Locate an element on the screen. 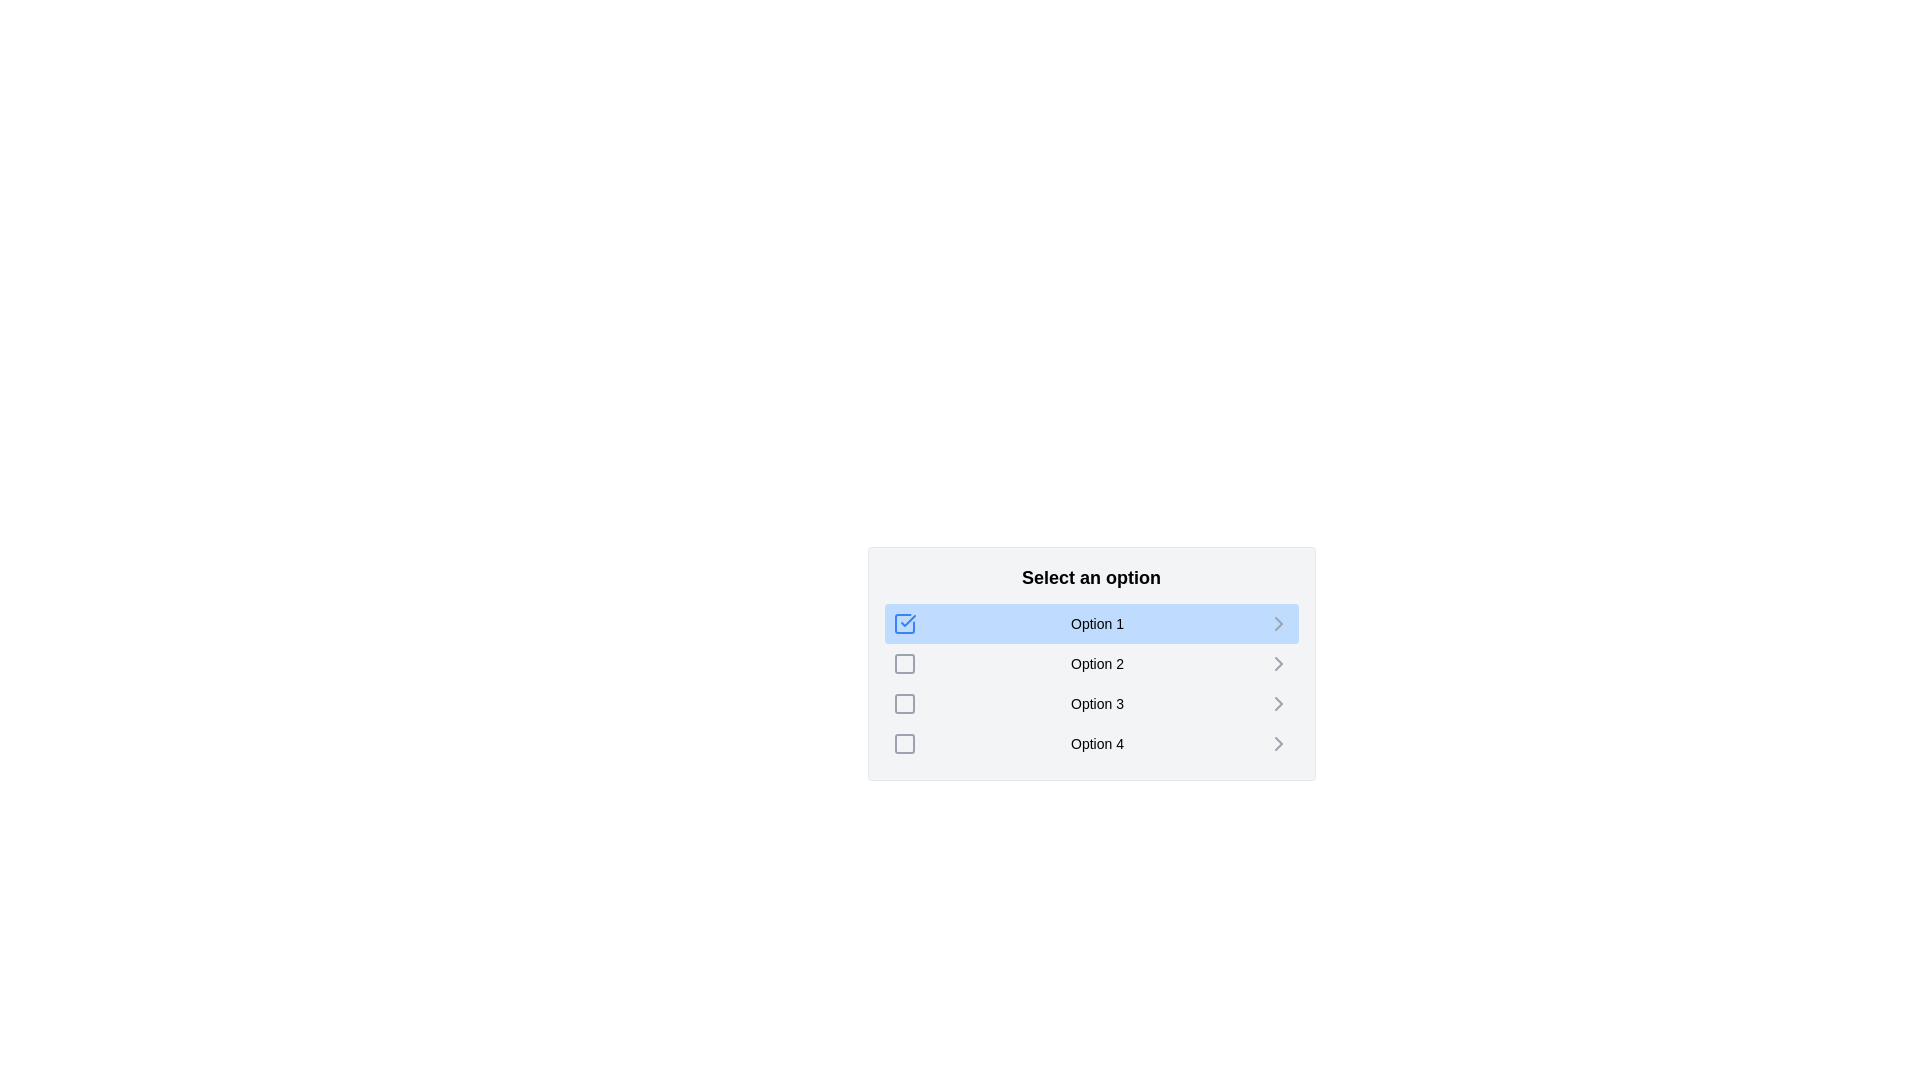 The width and height of the screenshot is (1920, 1080). the rightwards chevron icon next to 'Option 1' is located at coordinates (1277, 623).